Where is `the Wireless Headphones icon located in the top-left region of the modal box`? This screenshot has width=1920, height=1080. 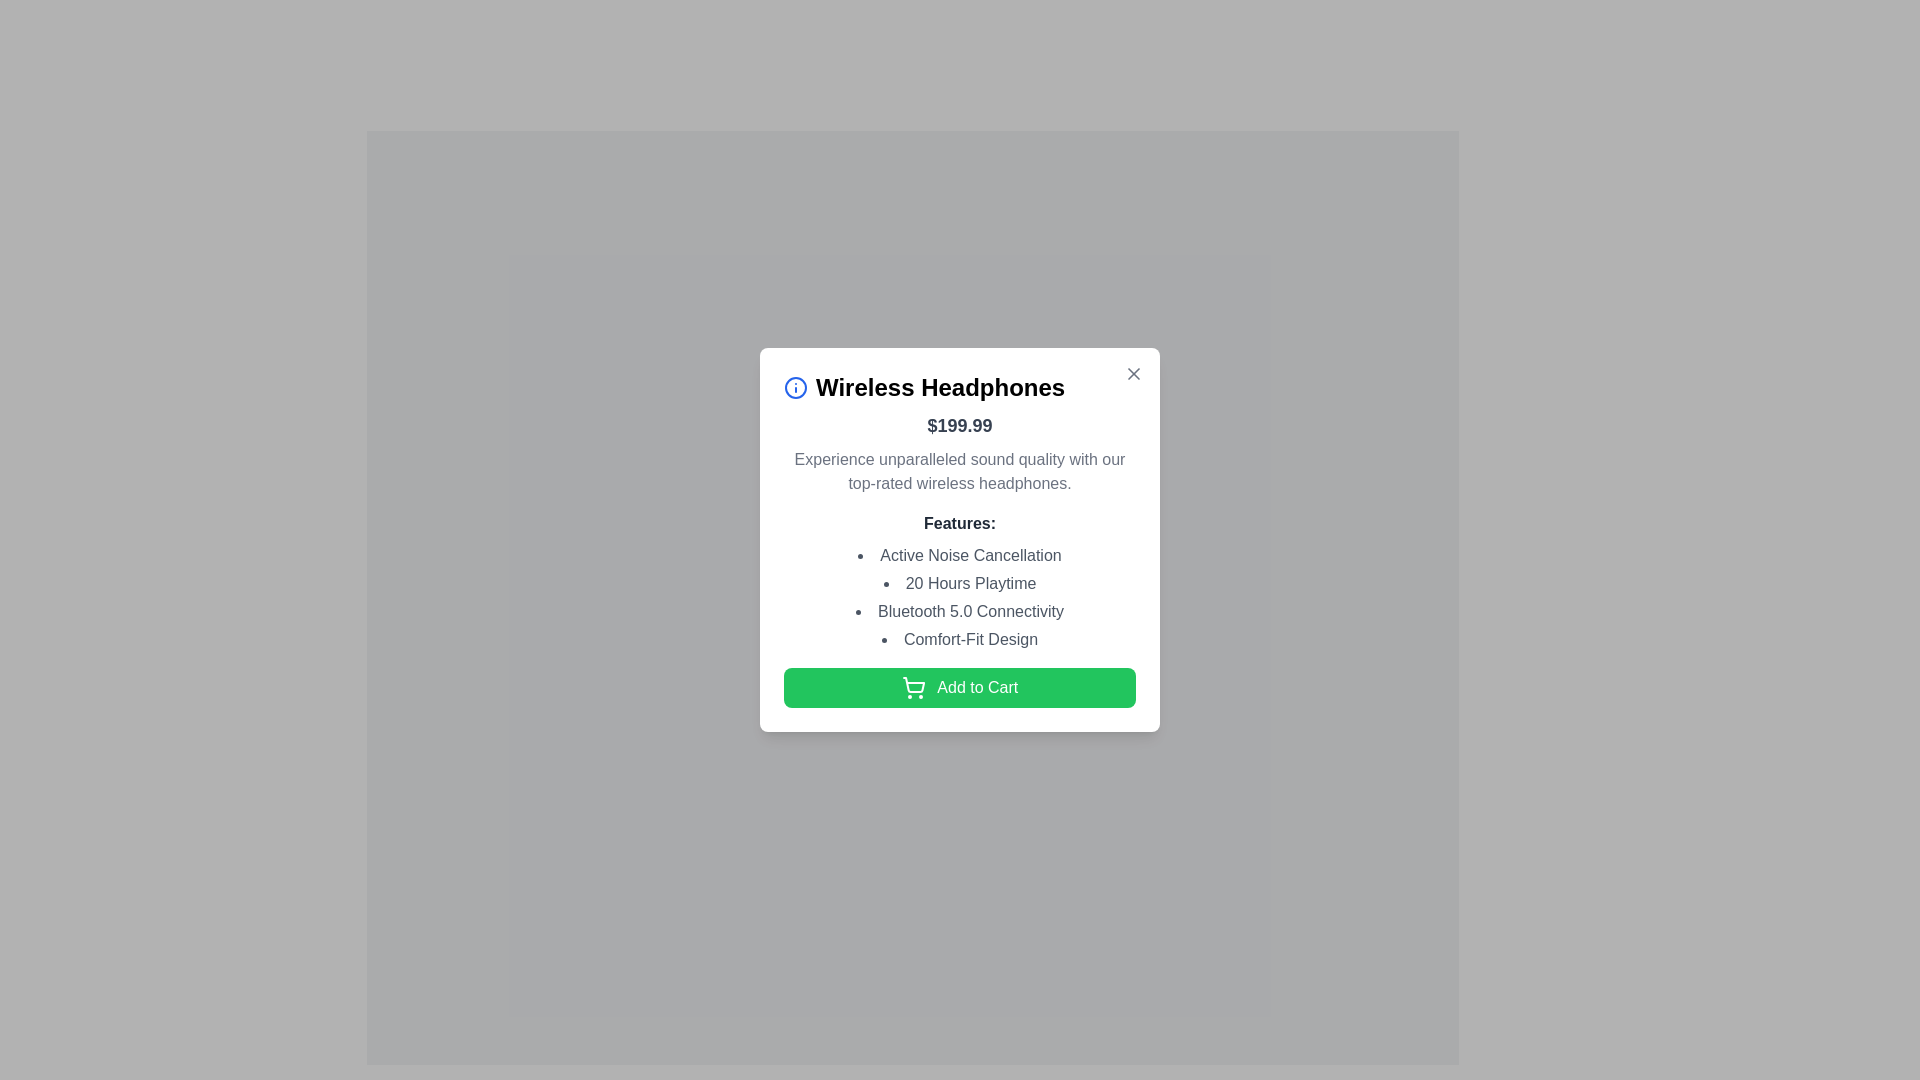
the Wireless Headphones icon located in the top-left region of the modal box is located at coordinates (795, 386).